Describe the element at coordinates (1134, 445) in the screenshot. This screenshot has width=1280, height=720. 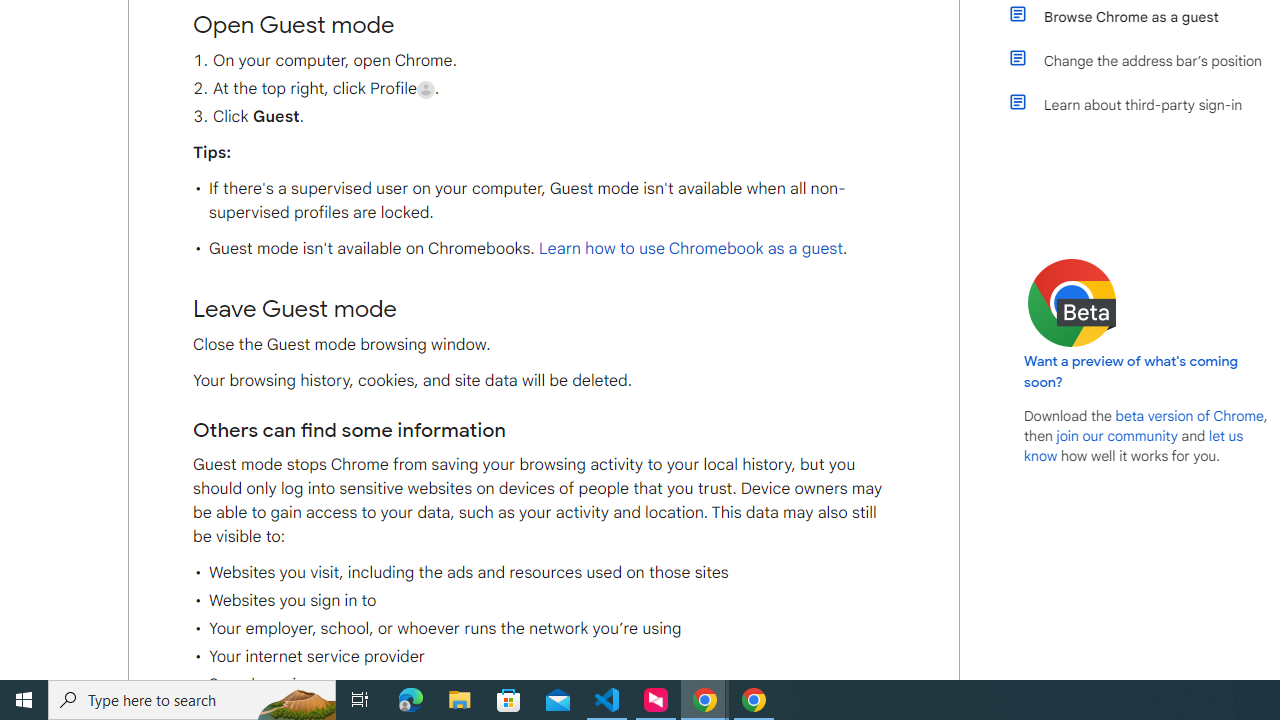
I see `'let us know'` at that location.